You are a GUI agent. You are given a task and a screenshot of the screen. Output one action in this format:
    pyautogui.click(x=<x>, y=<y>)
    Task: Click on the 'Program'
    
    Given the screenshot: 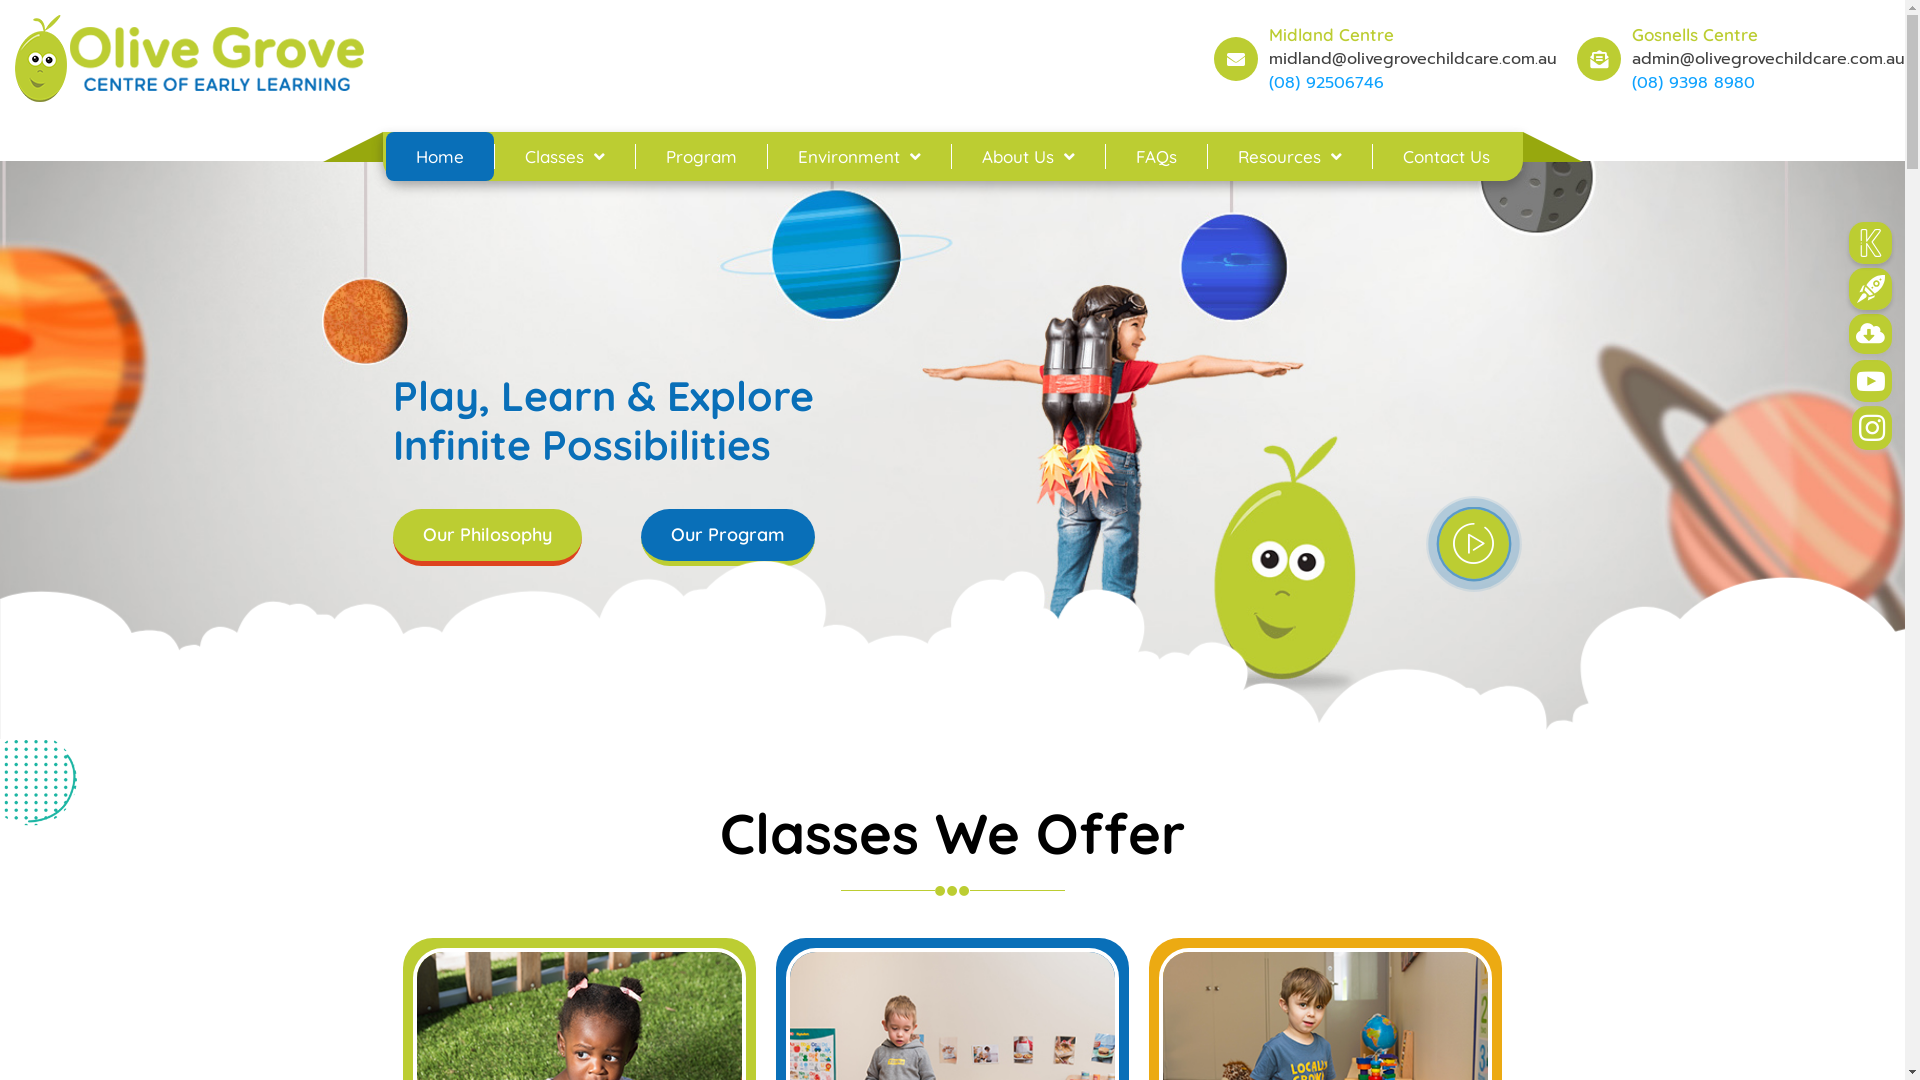 What is the action you would take?
    pyautogui.click(x=701, y=155)
    